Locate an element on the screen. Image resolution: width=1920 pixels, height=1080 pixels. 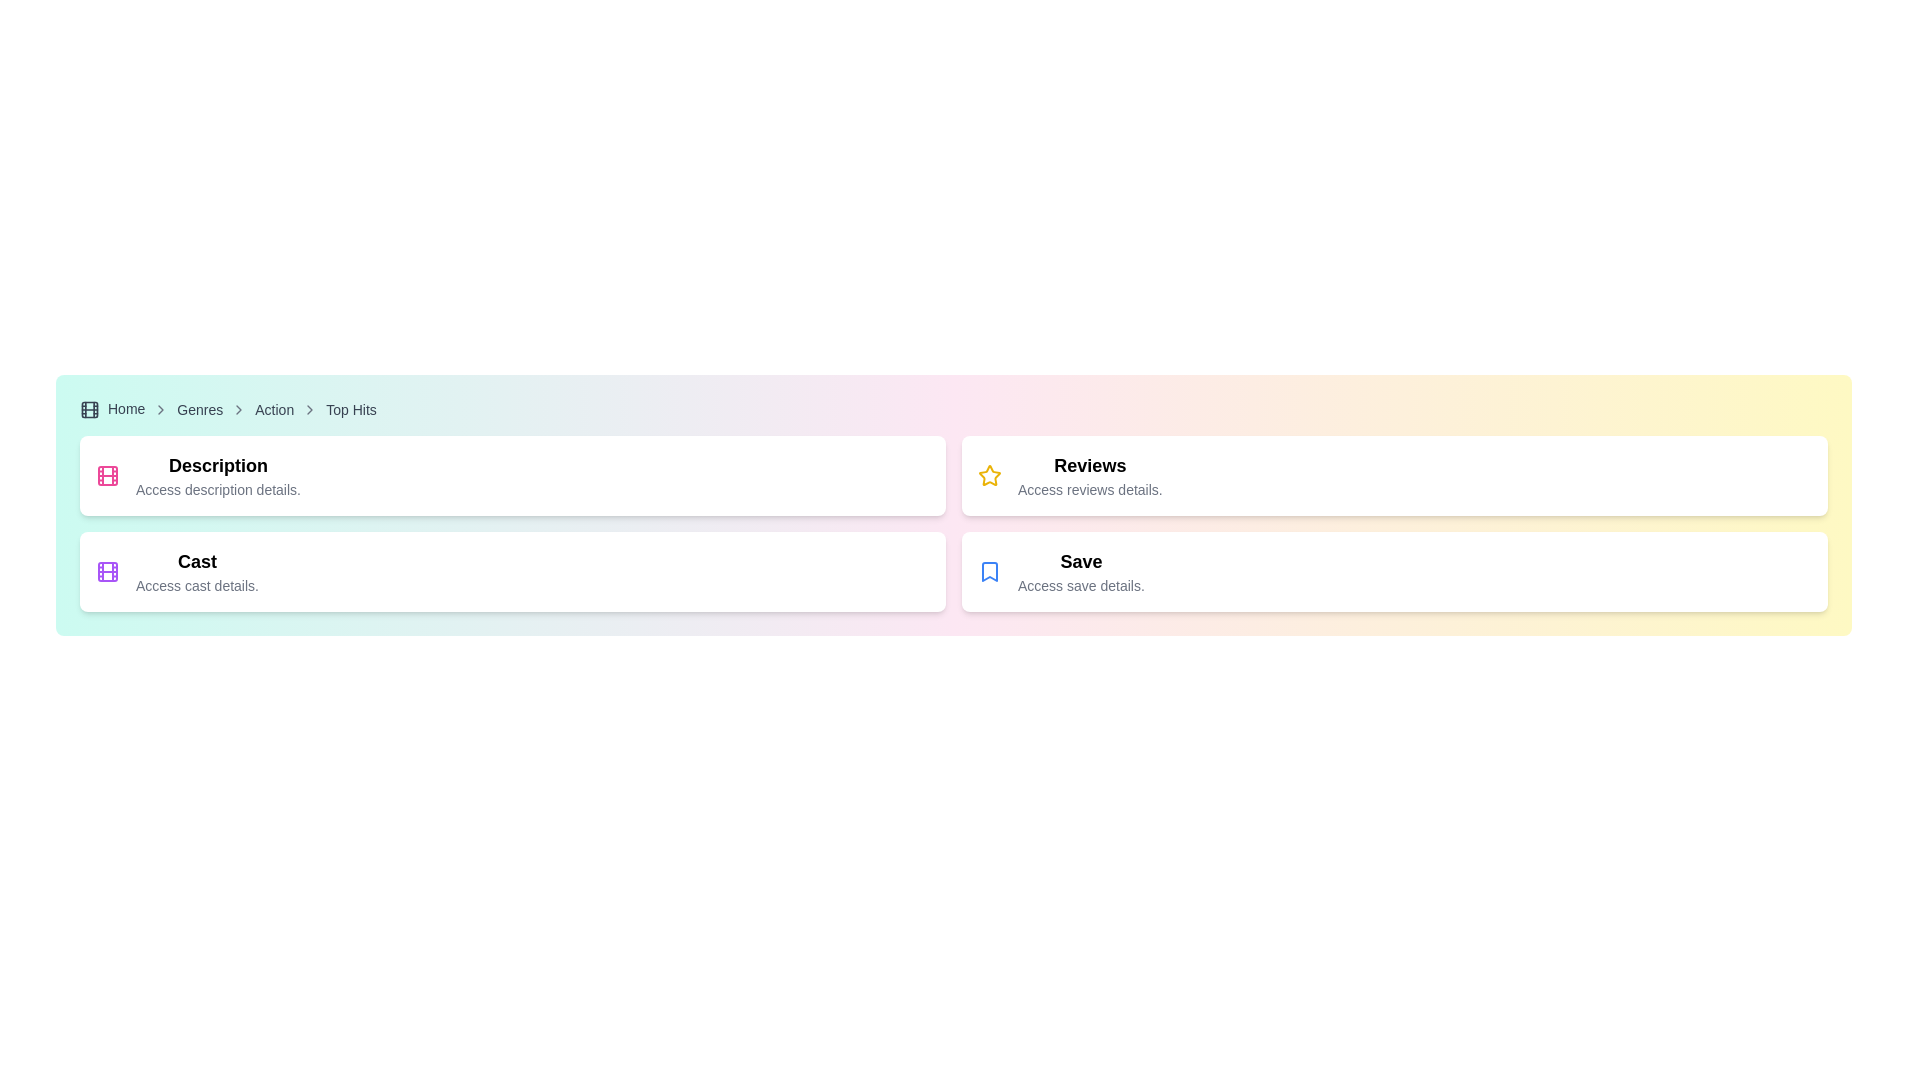
the right-oriented chevron icon in the breadcrumb navigation bar, which is located between the 'Home' and 'Genres' links is located at coordinates (161, 408).